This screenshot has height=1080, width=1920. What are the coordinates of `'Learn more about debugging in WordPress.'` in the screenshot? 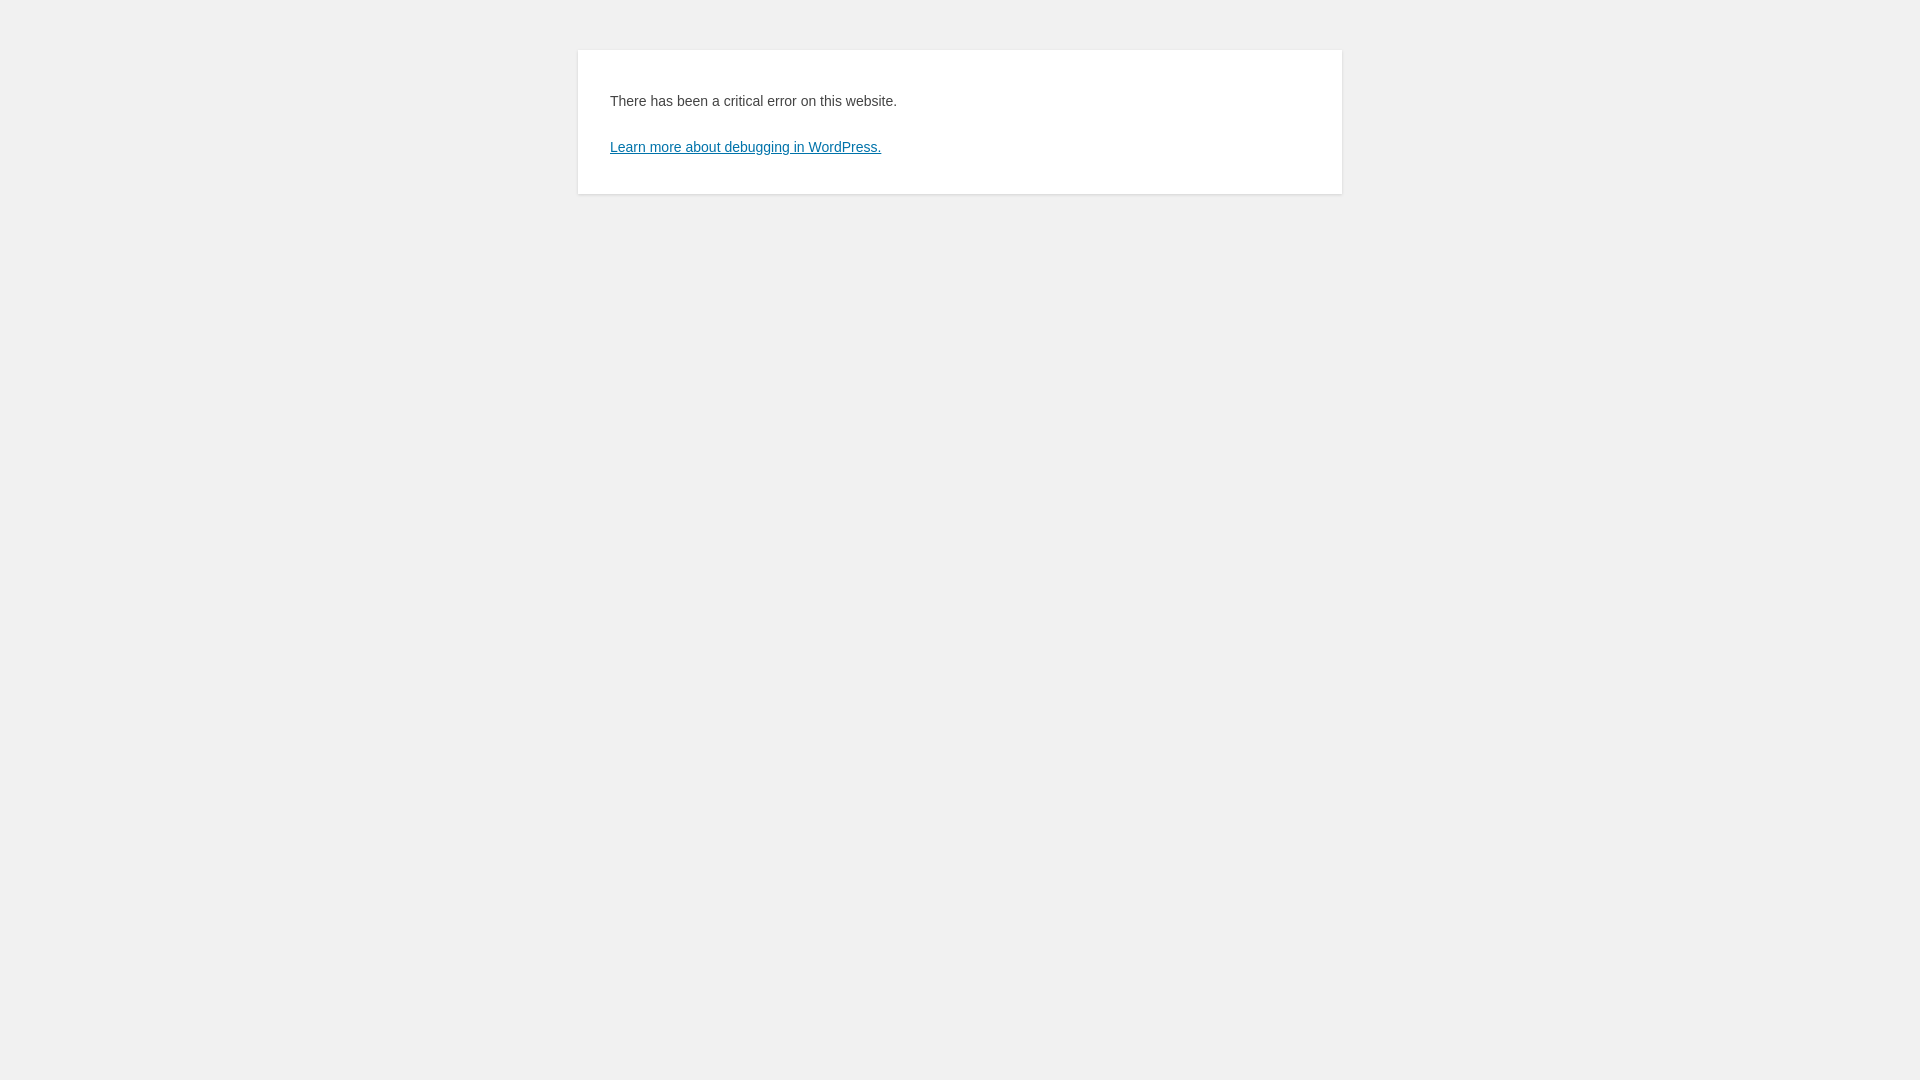 It's located at (608, 145).